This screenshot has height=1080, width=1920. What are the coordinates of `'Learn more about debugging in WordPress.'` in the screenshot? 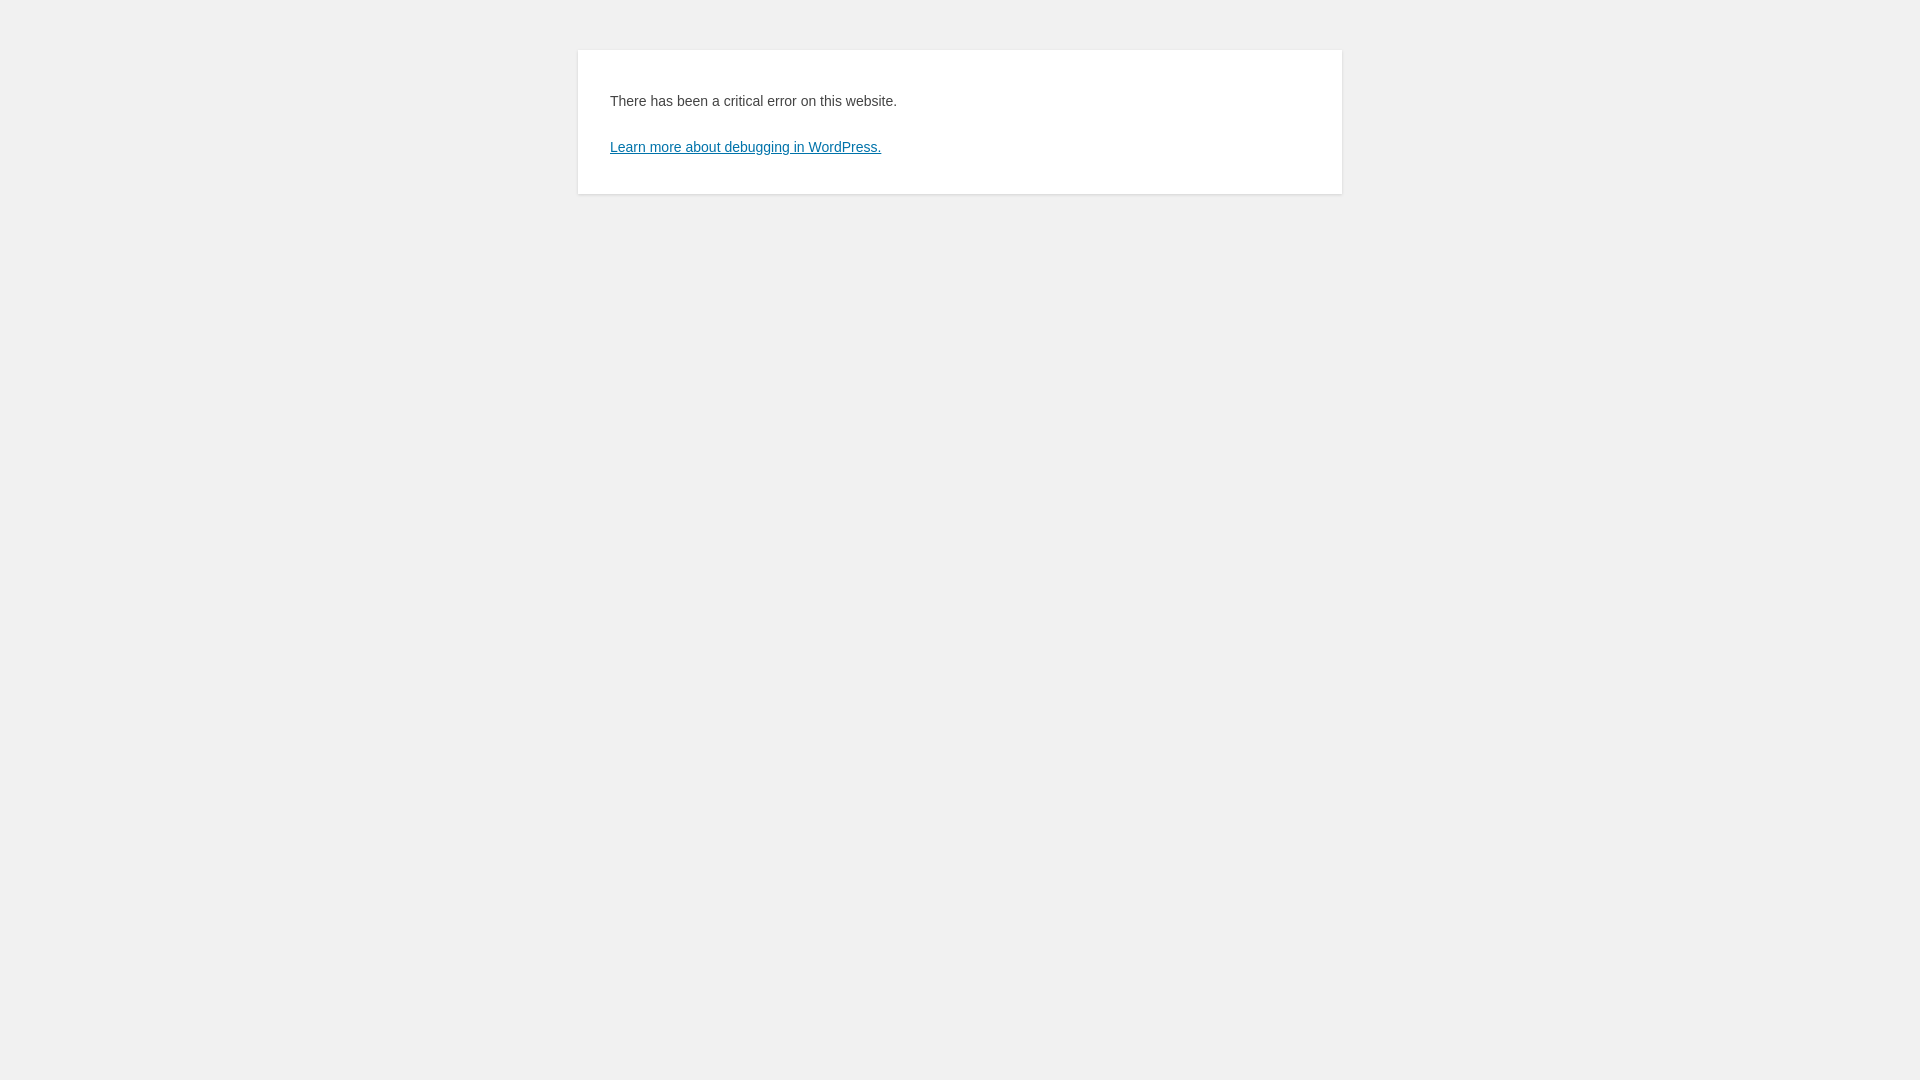 It's located at (608, 145).